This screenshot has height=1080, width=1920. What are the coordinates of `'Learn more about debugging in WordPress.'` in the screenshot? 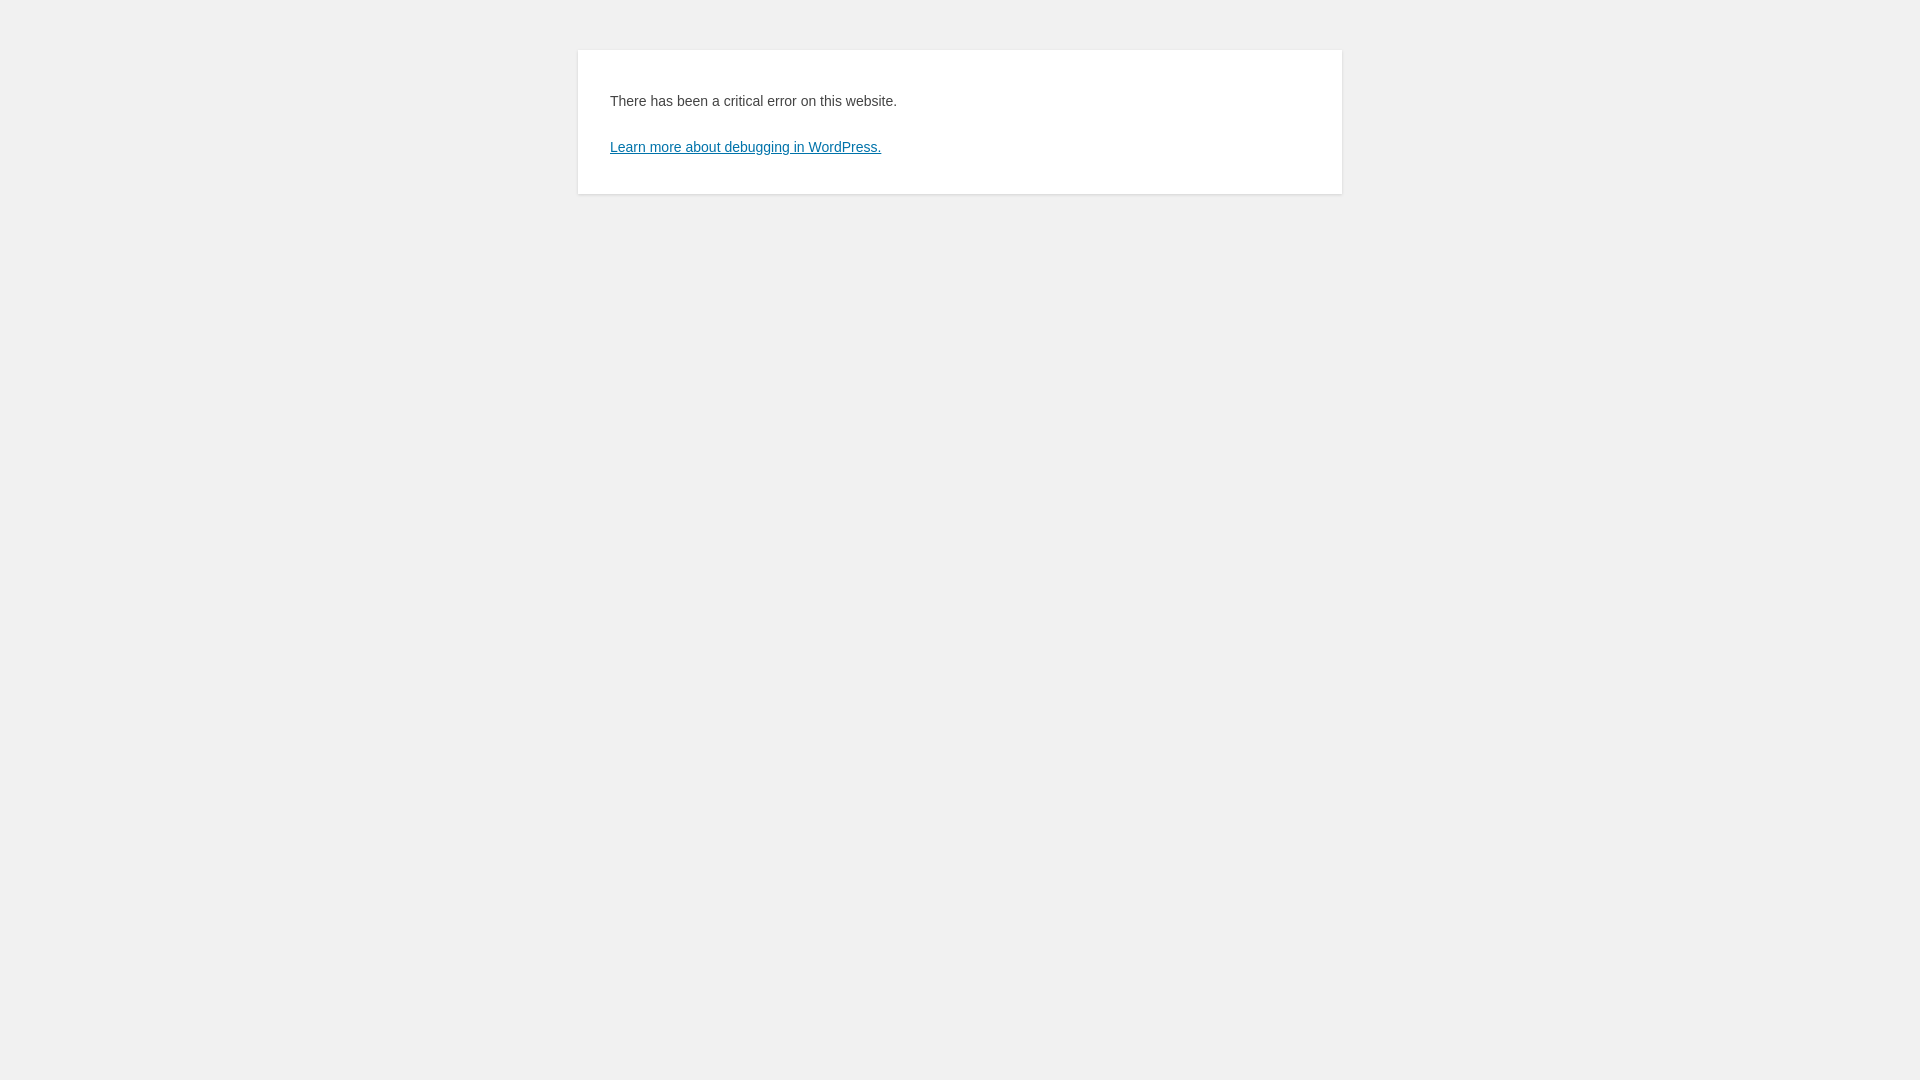 It's located at (608, 145).